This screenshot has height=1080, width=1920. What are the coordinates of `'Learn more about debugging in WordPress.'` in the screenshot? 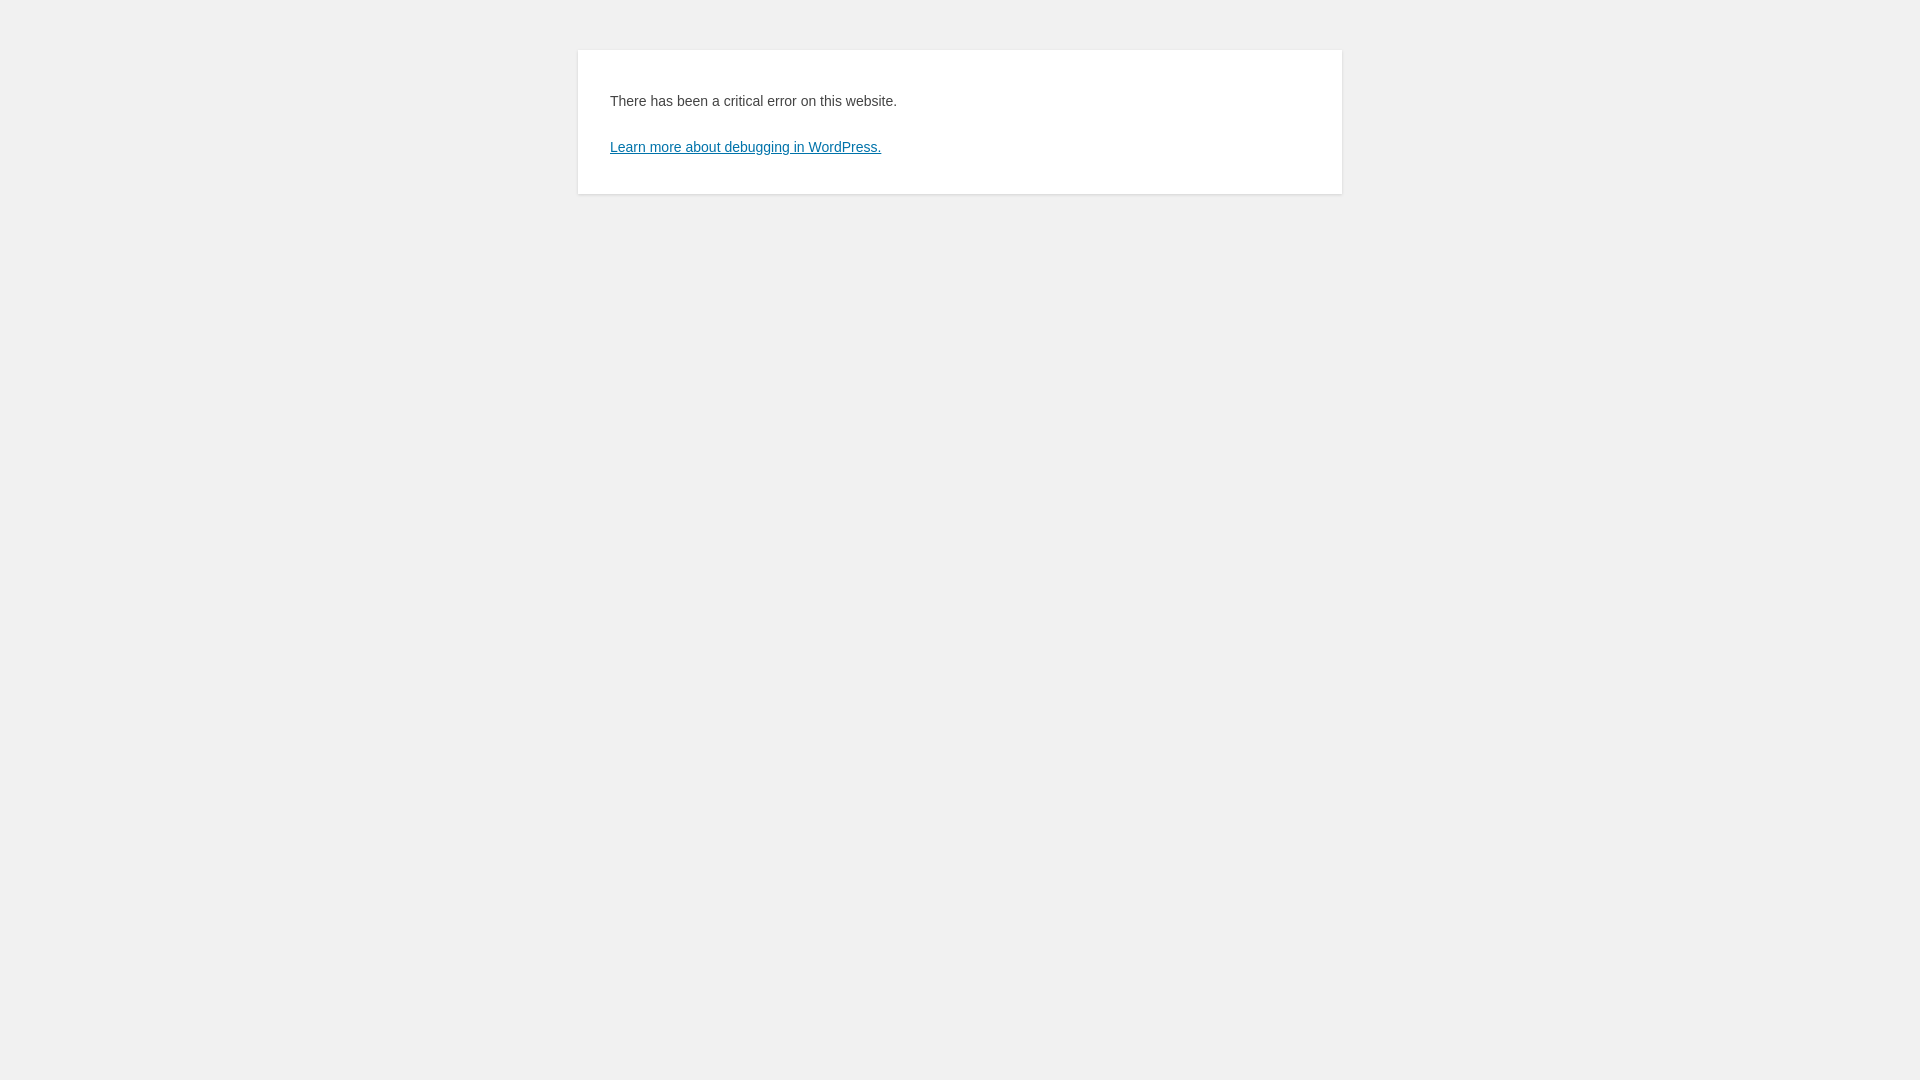 It's located at (608, 145).